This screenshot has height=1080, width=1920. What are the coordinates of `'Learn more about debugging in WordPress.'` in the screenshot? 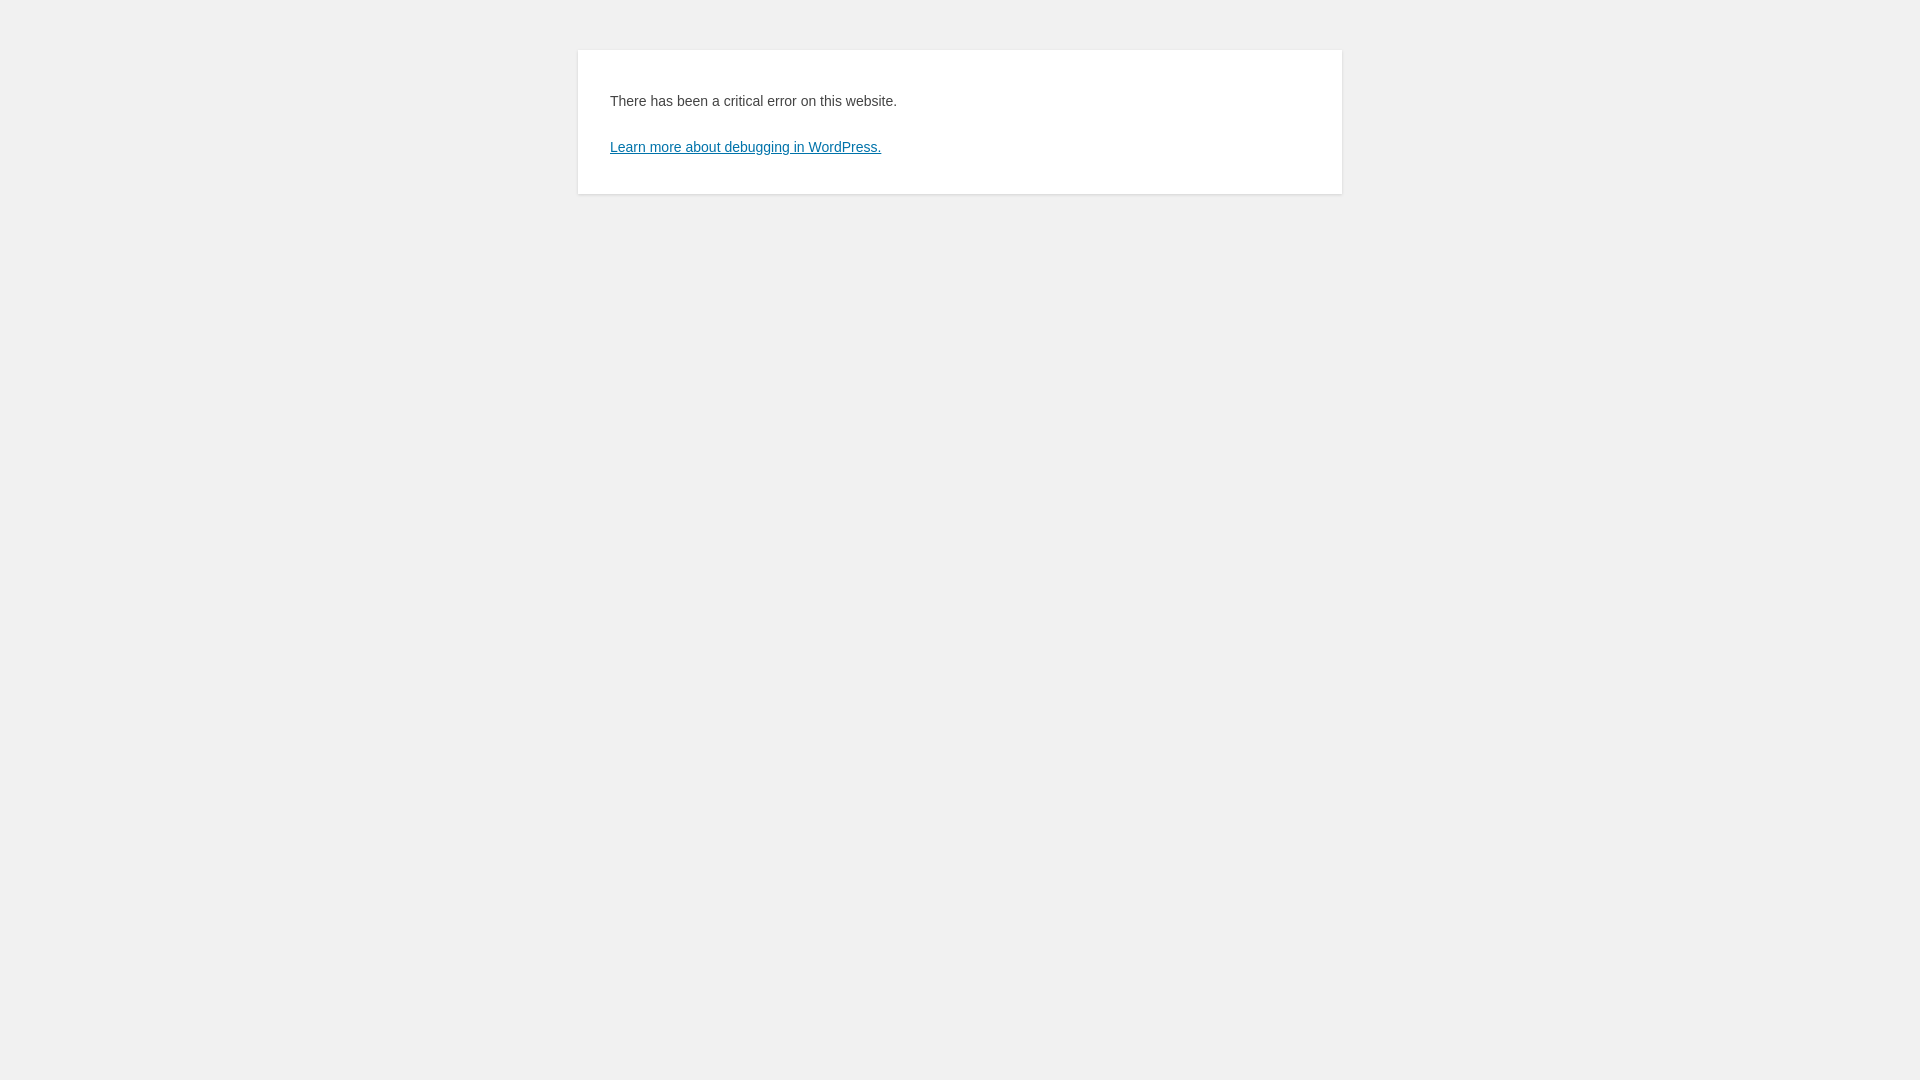 It's located at (608, 145).